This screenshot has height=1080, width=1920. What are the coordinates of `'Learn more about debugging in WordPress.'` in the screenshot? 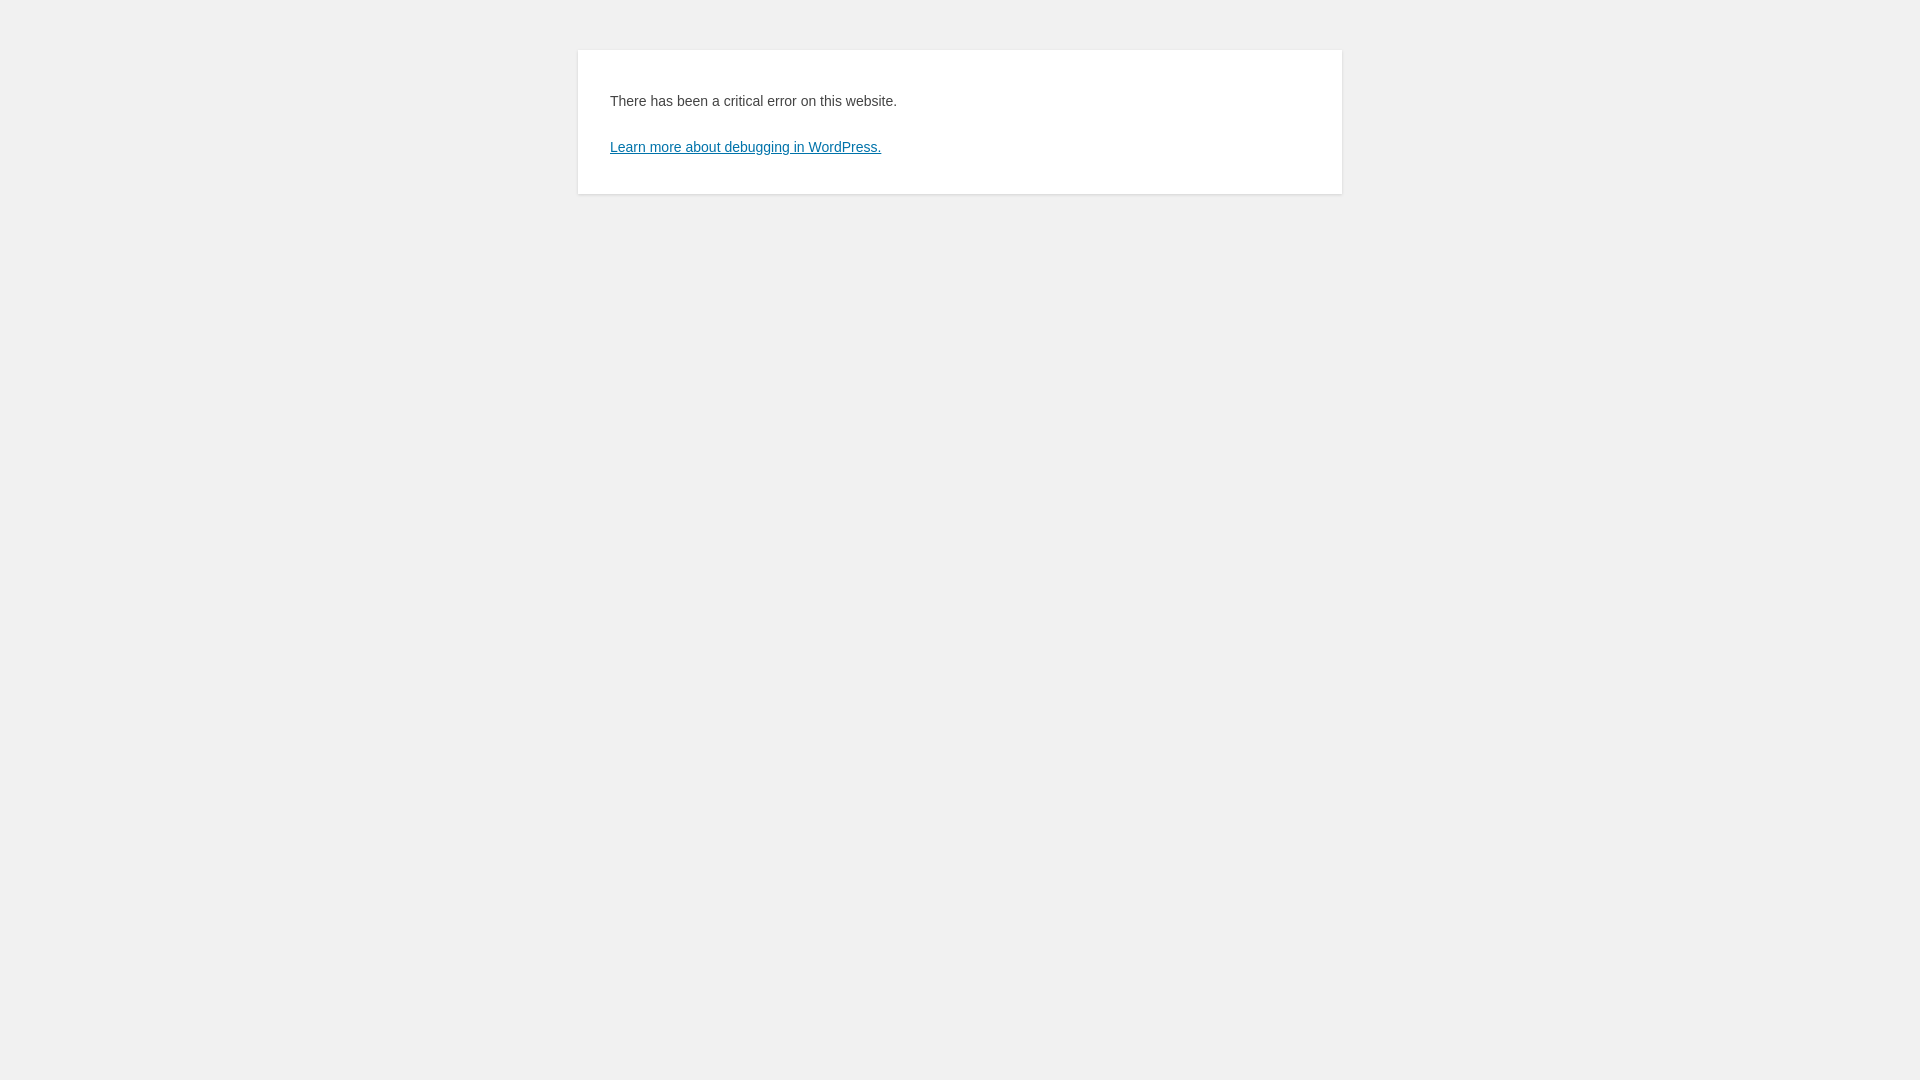 It's located at (608, 145).